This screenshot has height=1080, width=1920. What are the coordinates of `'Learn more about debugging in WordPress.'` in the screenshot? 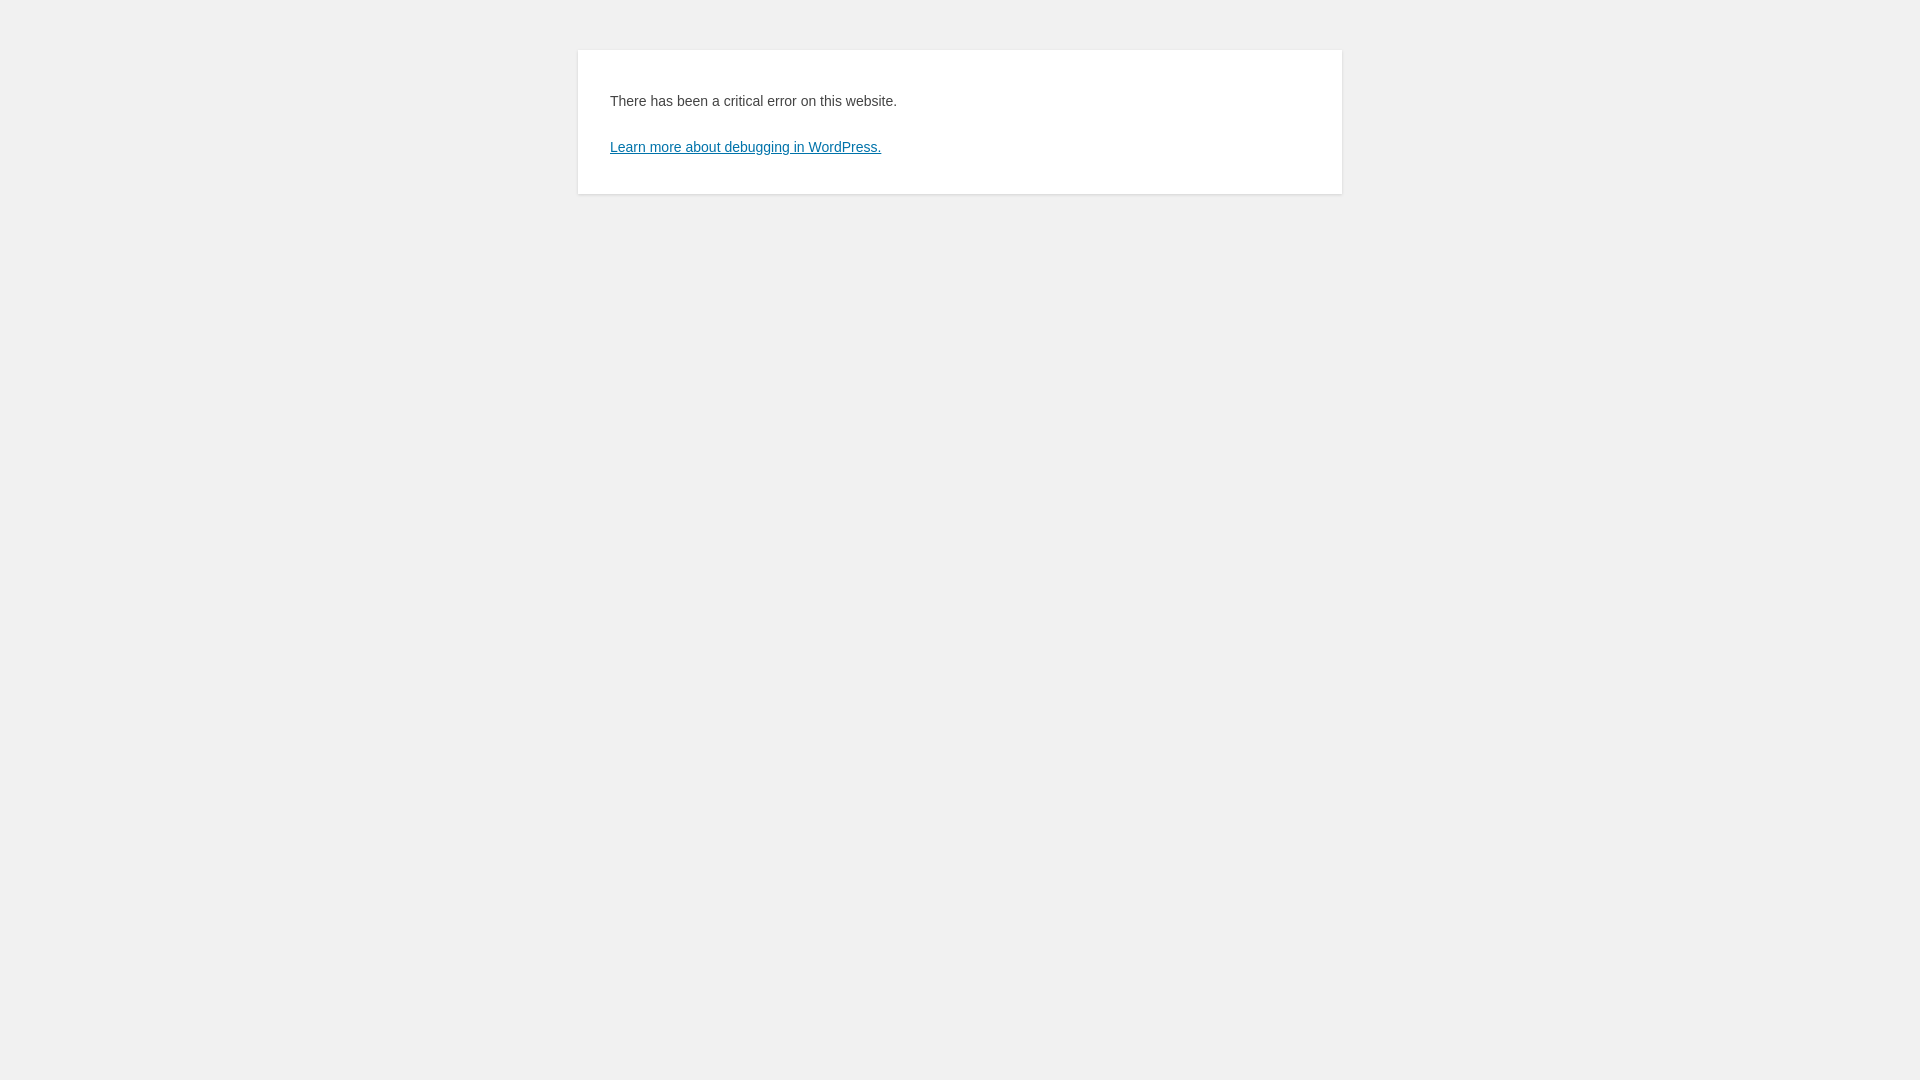 It's located at (608, 145).